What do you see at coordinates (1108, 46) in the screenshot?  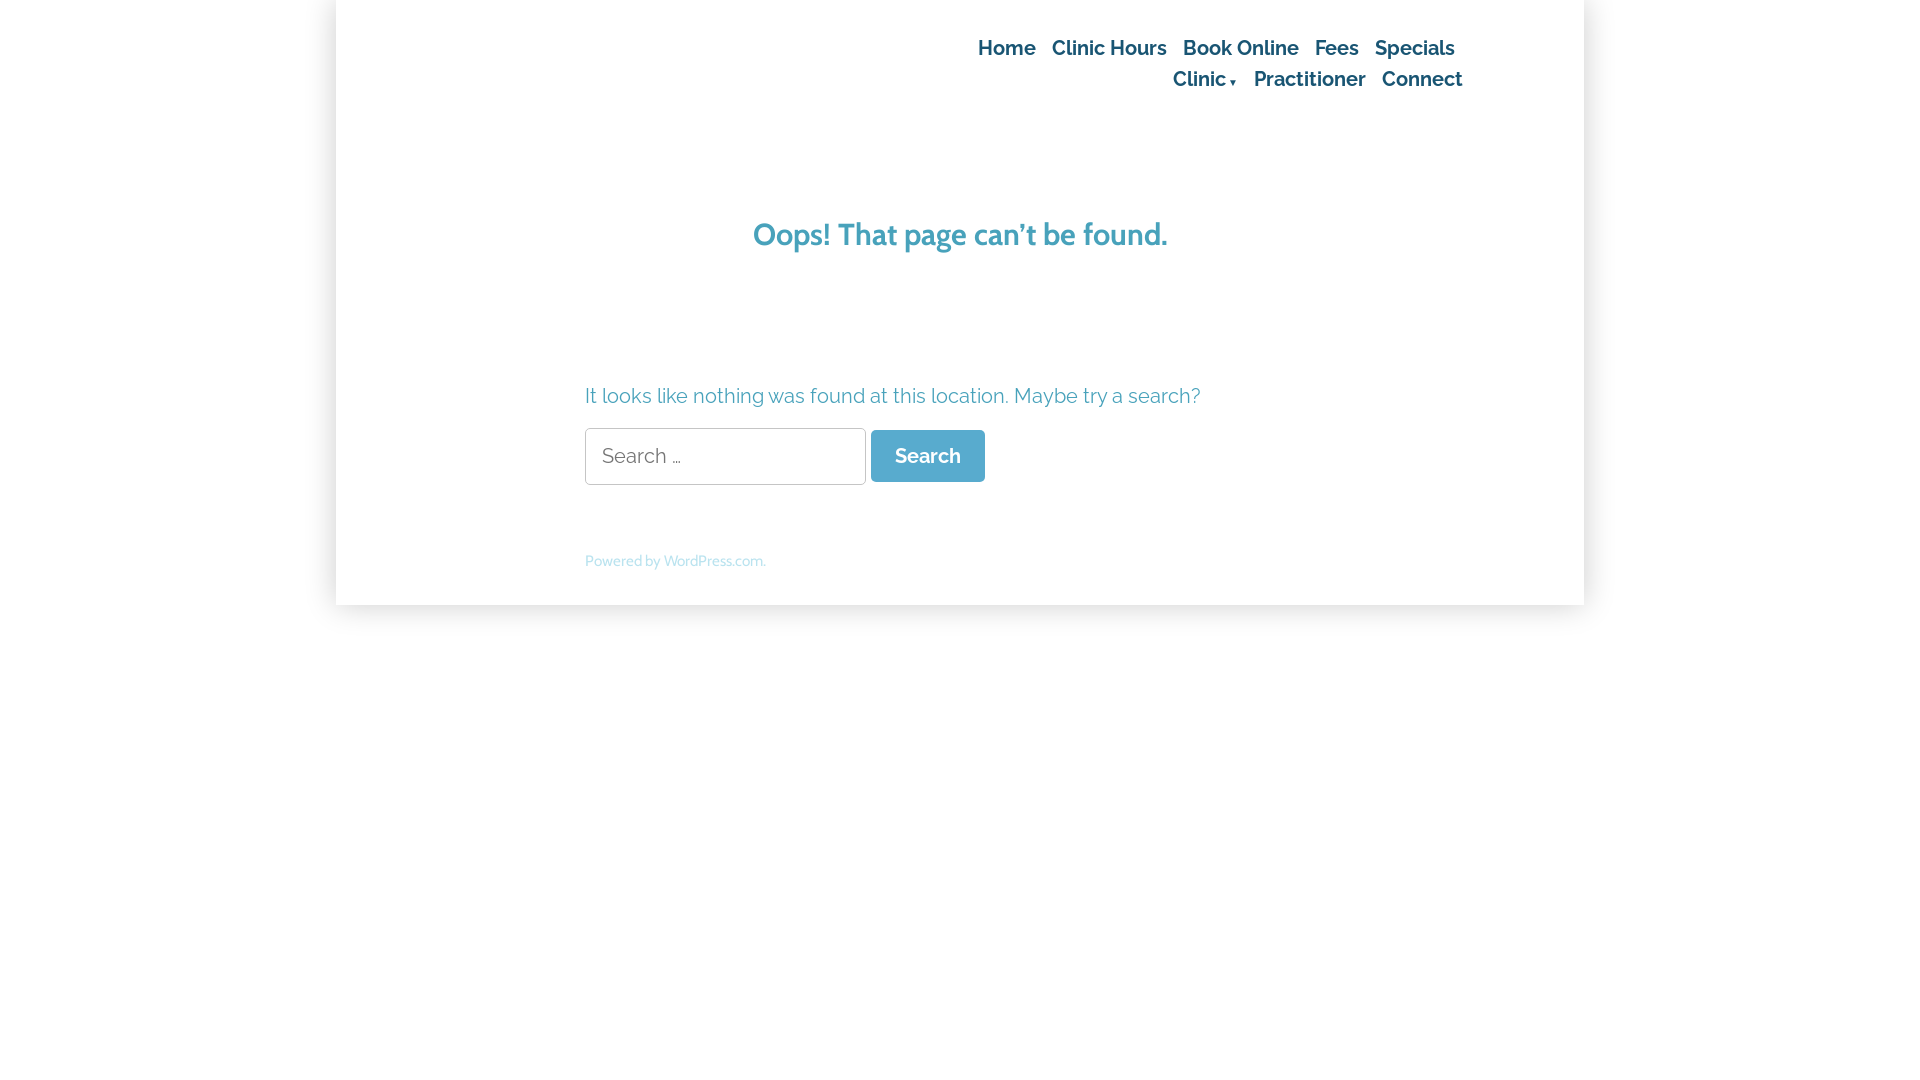 I see `'Clinic Hours'` at bounding box center [1108, 46].